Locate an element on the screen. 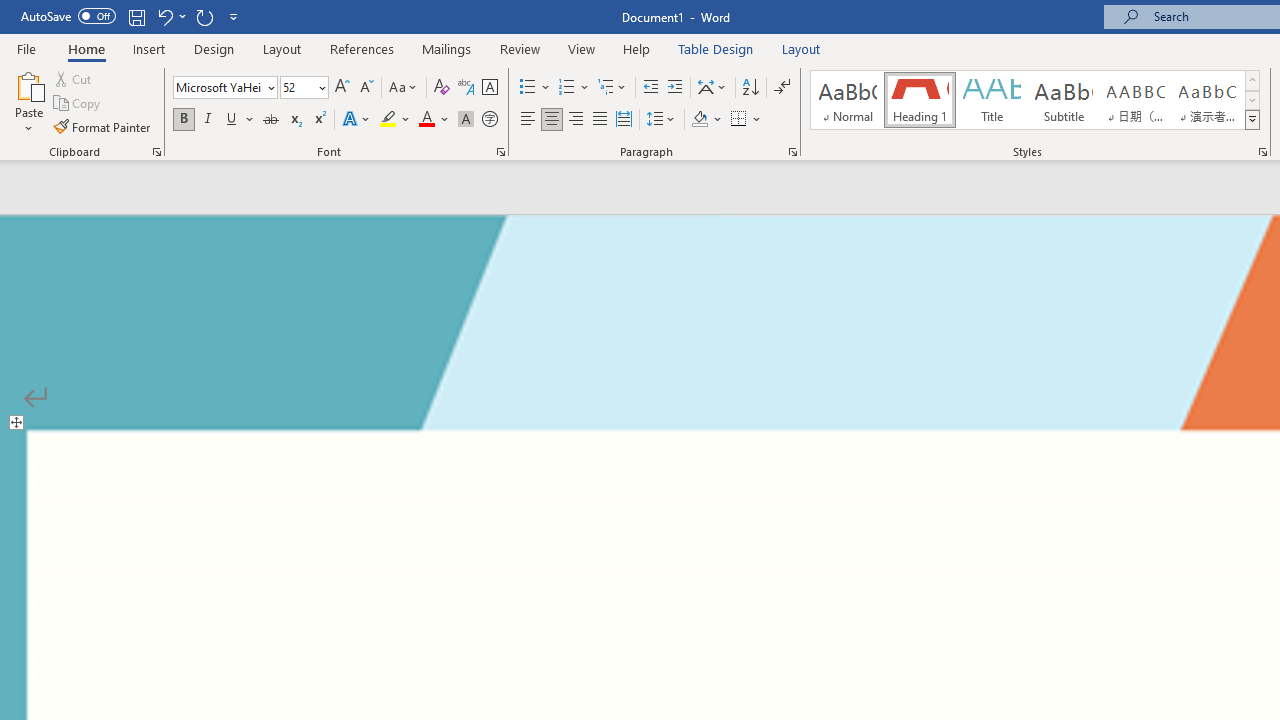 The image size is (1280, 720). 'Repeat Typing' is located at coordinates (204, 16).